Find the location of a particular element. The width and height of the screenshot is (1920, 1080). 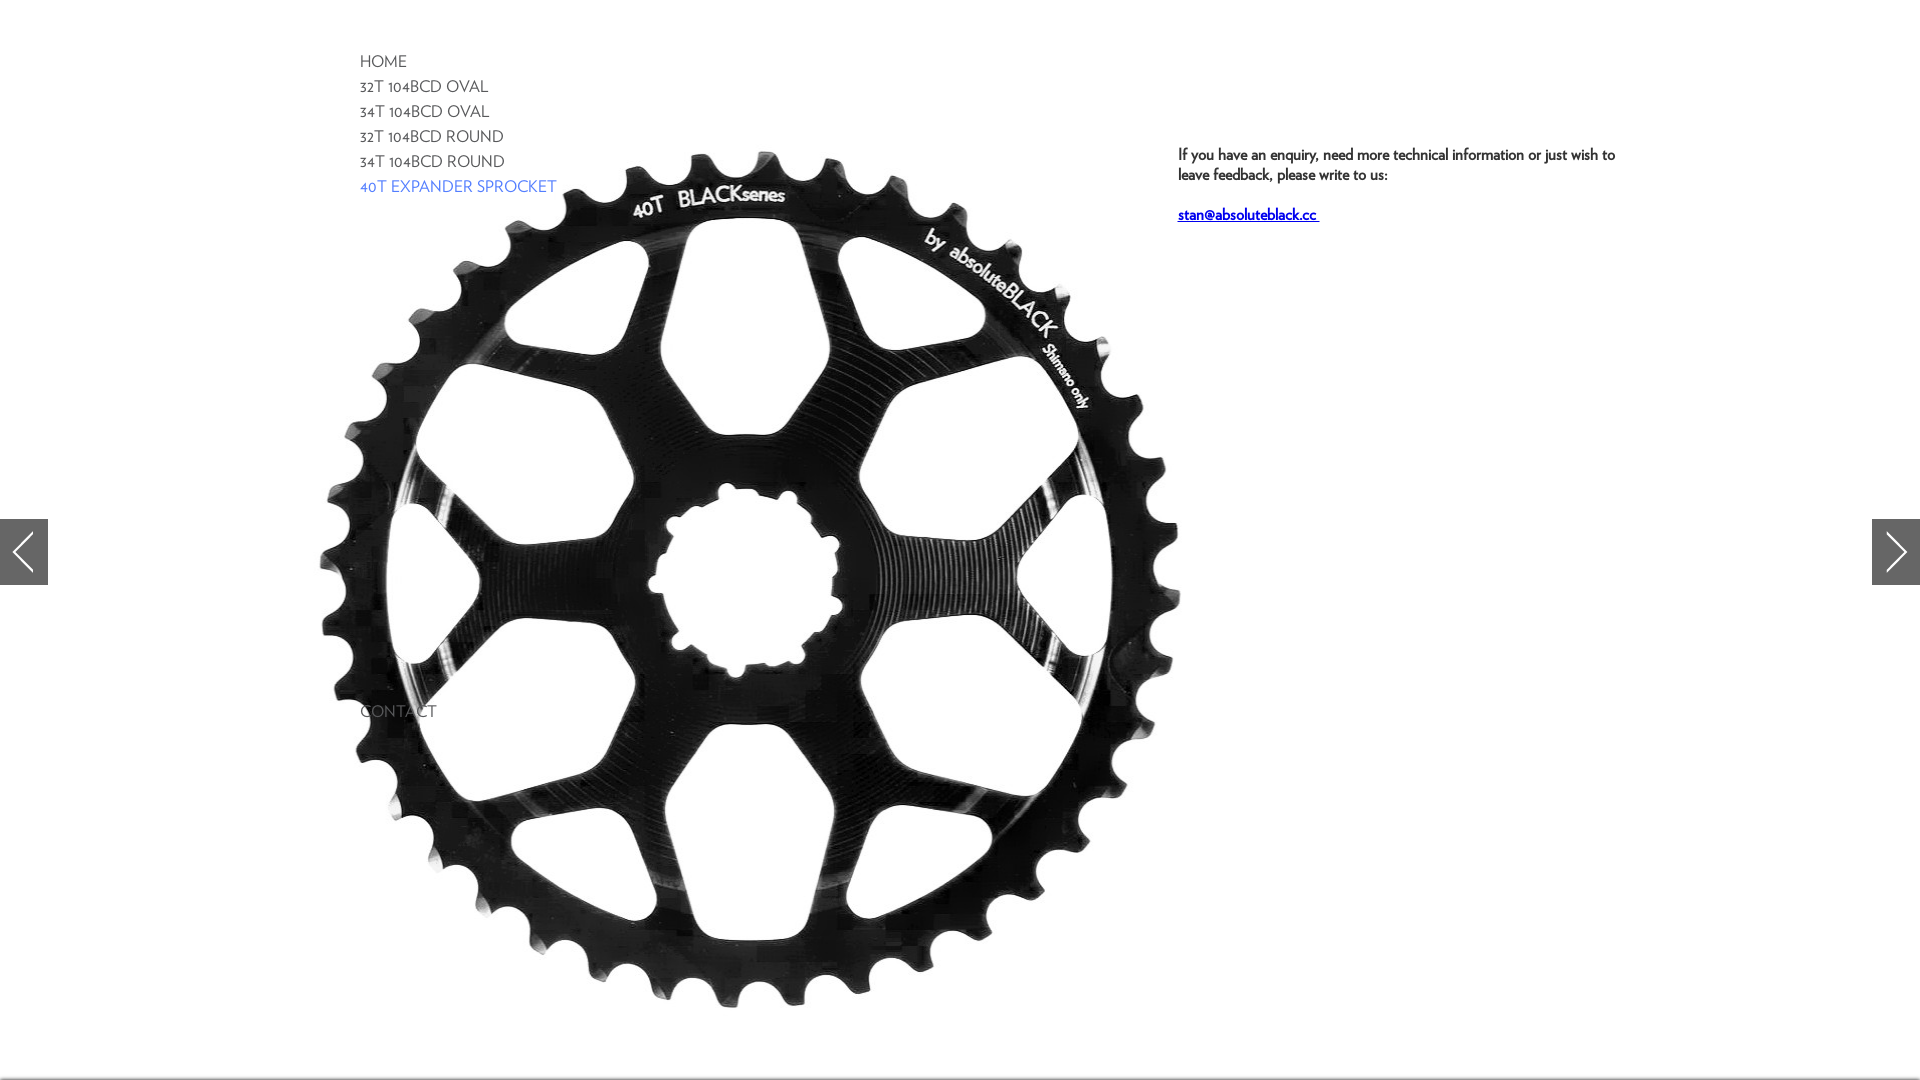

'32T 104BCD ROUND' is located at coordinates (431, 136).